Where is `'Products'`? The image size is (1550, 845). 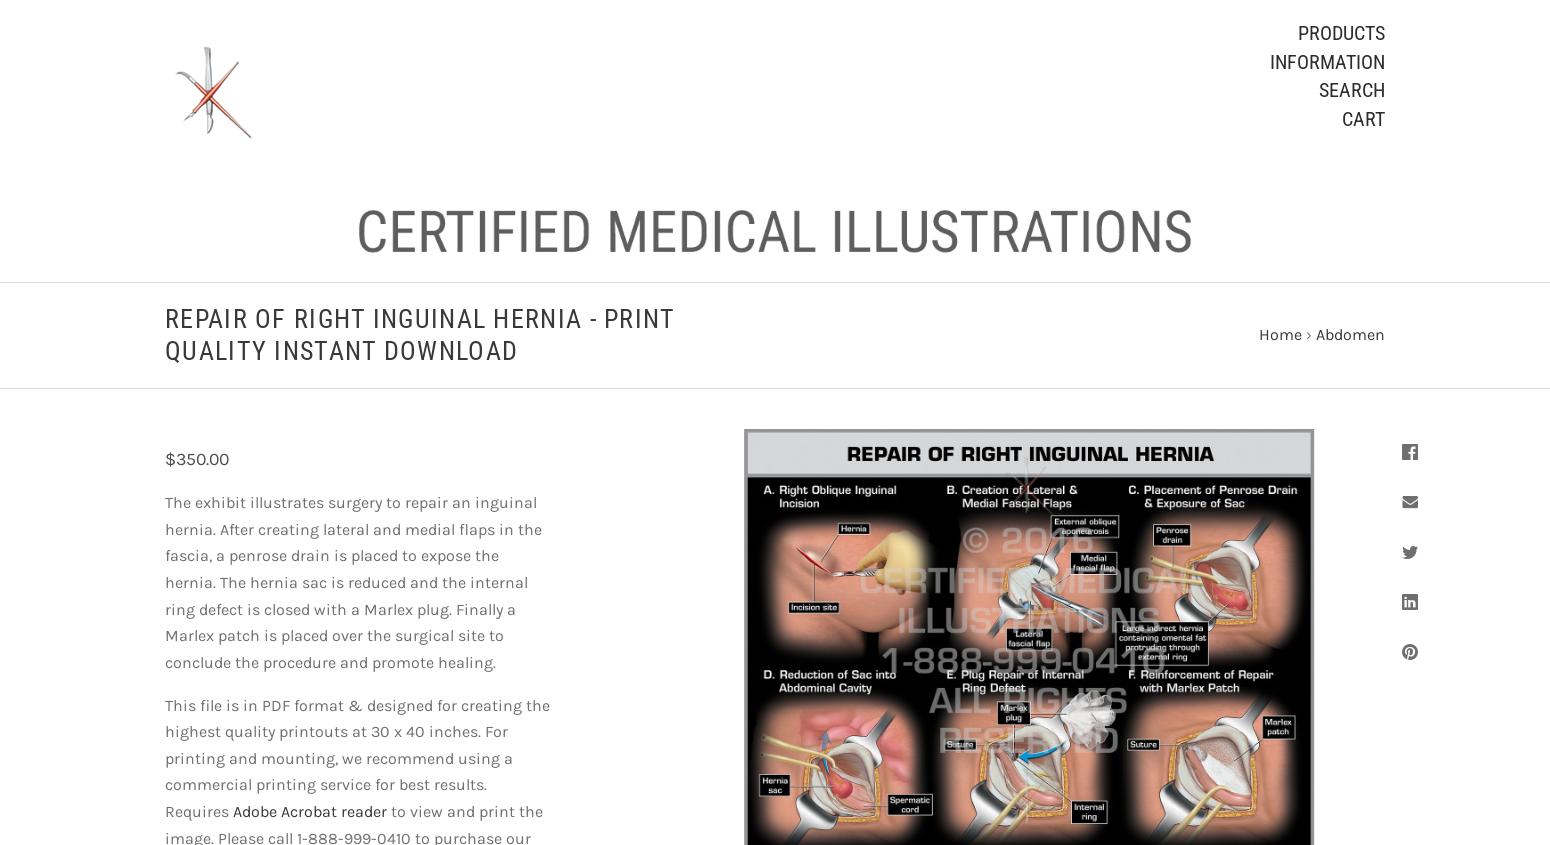
'Products' is located at coordinates (1341, 32).